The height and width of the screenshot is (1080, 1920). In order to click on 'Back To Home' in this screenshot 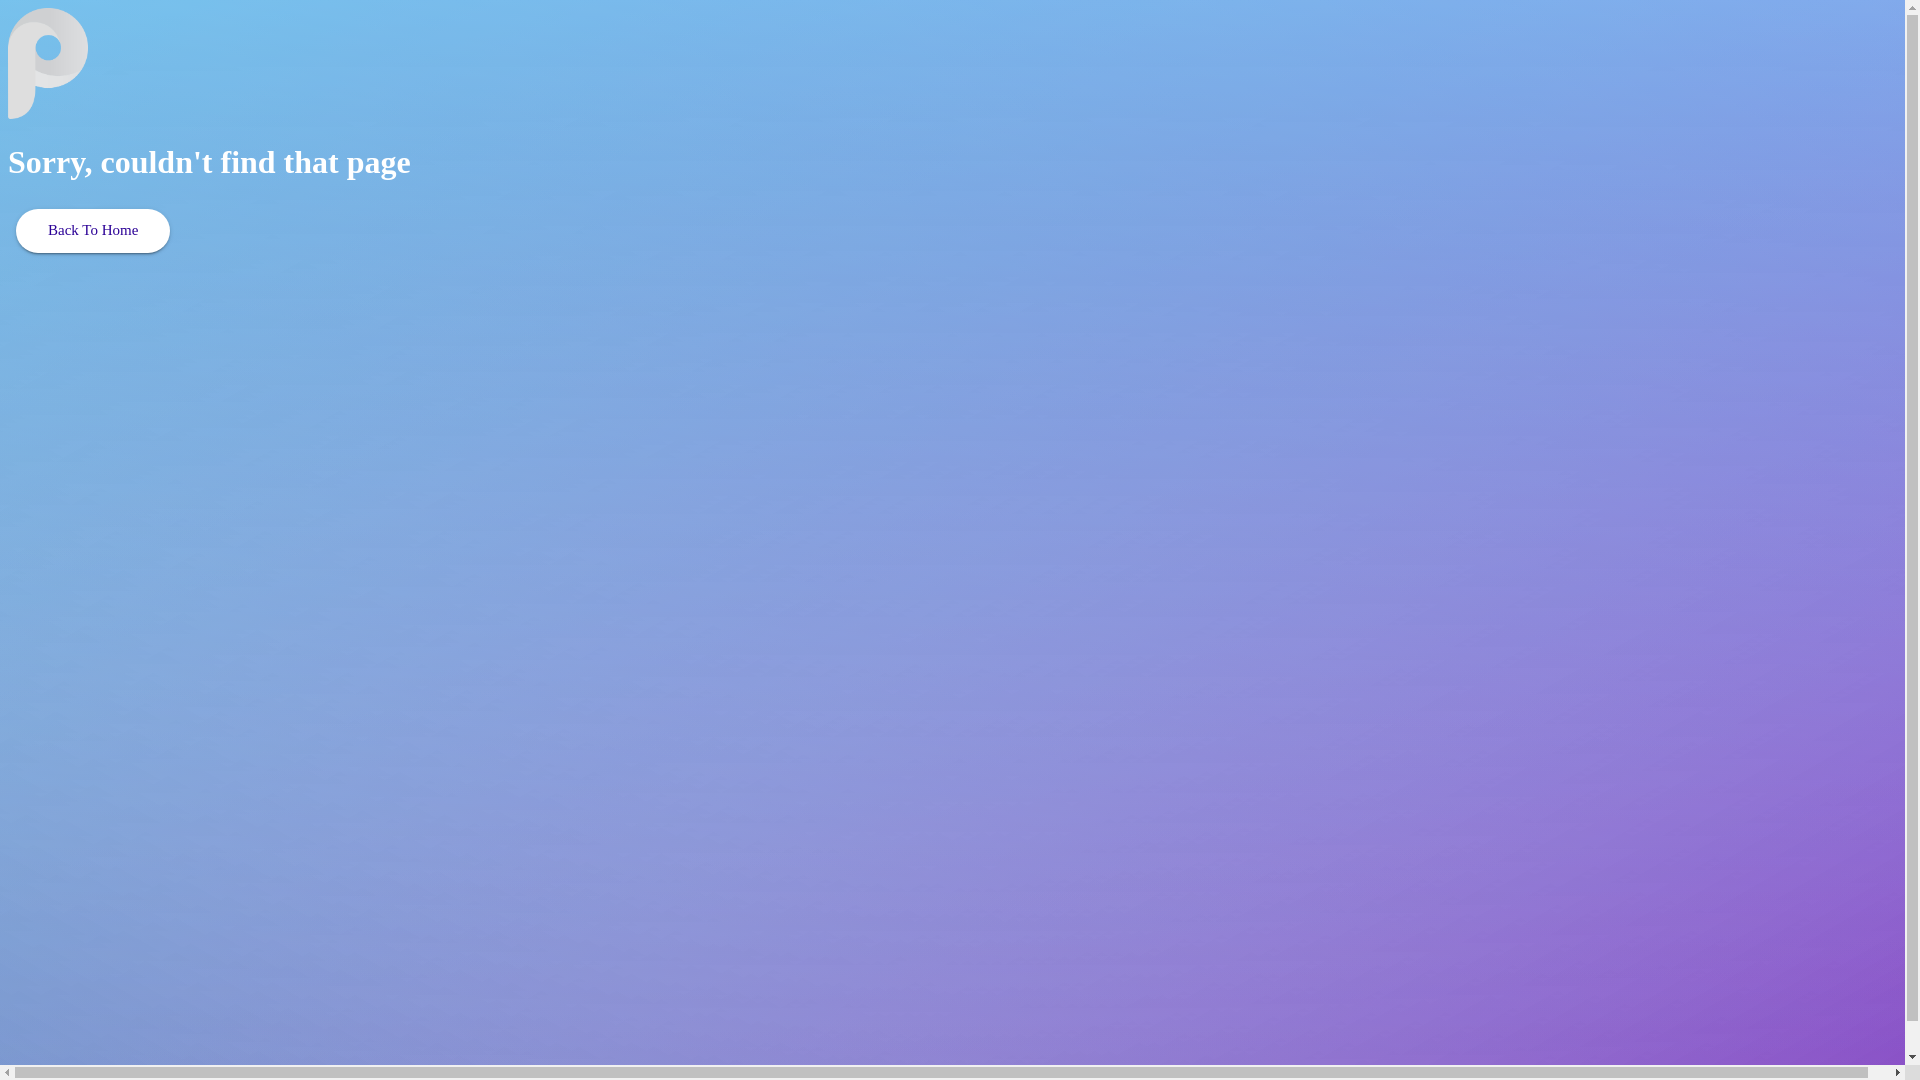, I will do `click(91, 230)`.